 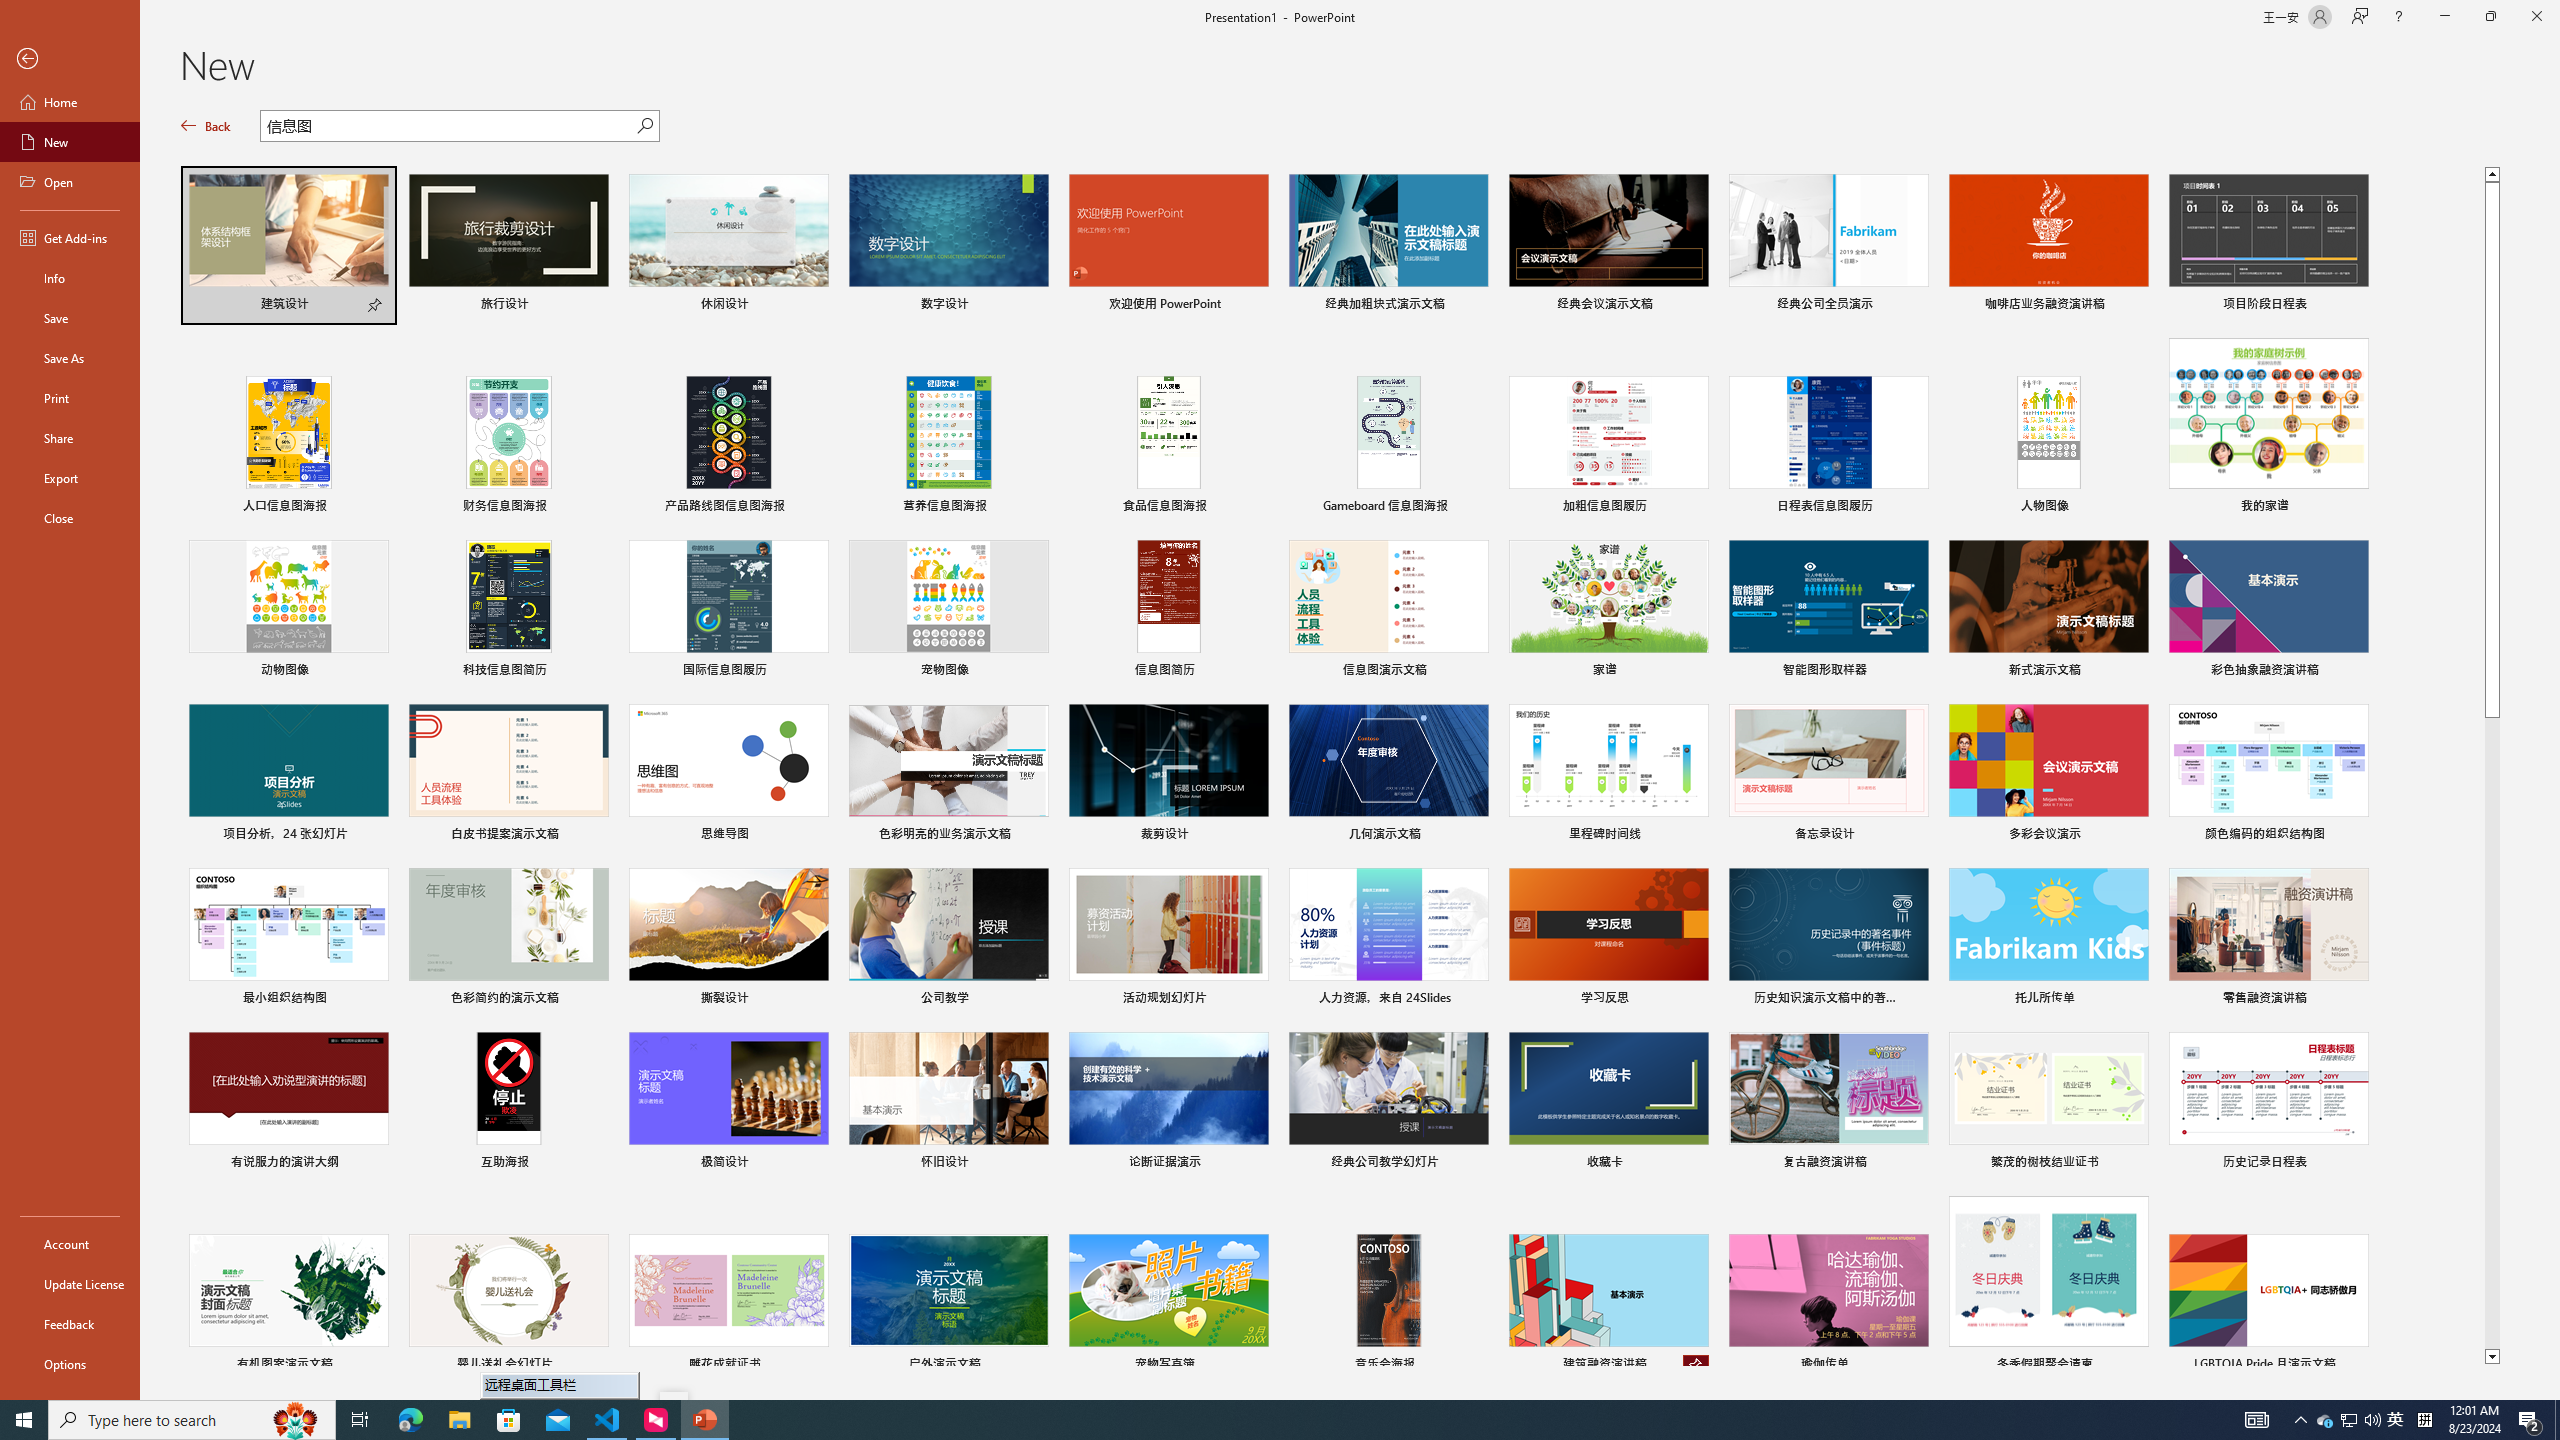 I want to click on 'Search for online templates and themes', so click(x=448, y=127).